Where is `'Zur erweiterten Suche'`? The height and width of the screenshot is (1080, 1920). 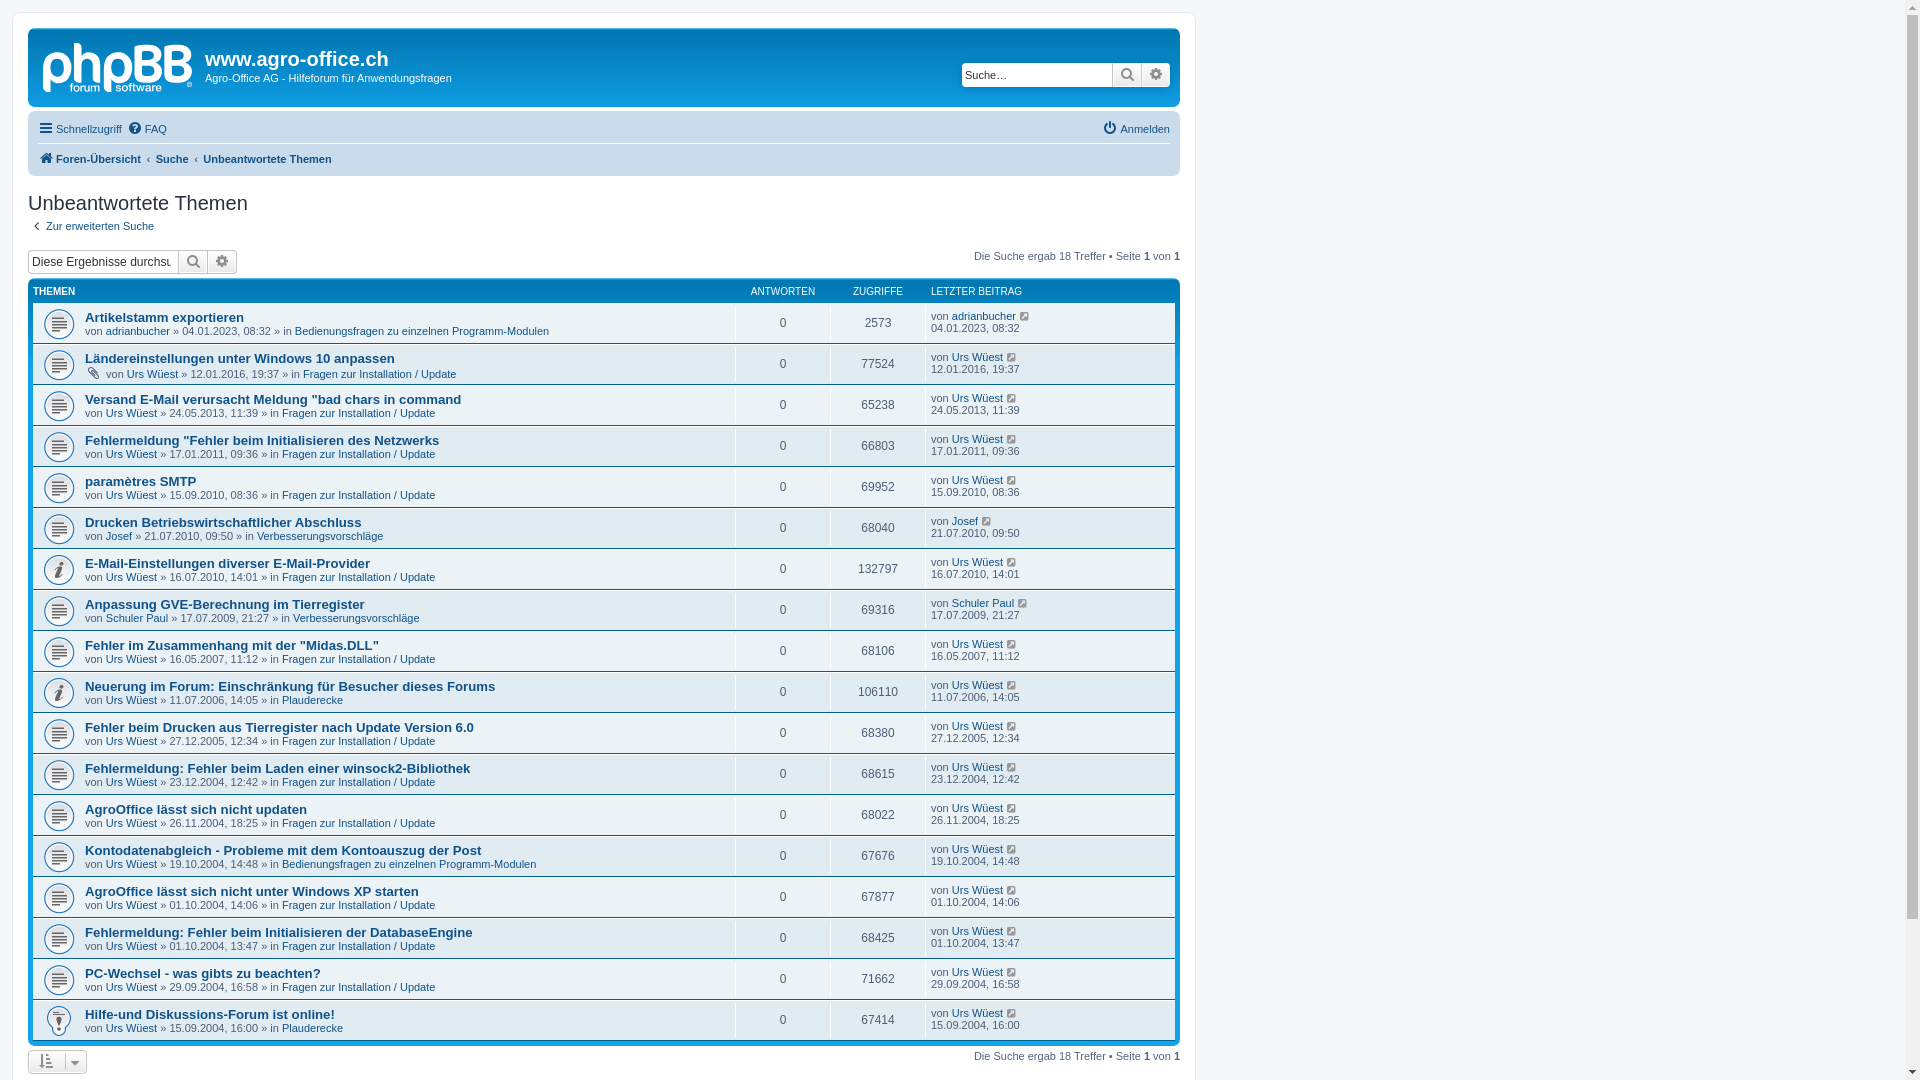 'Zur erweiterten Suche' is located at coordinates (90, 225).